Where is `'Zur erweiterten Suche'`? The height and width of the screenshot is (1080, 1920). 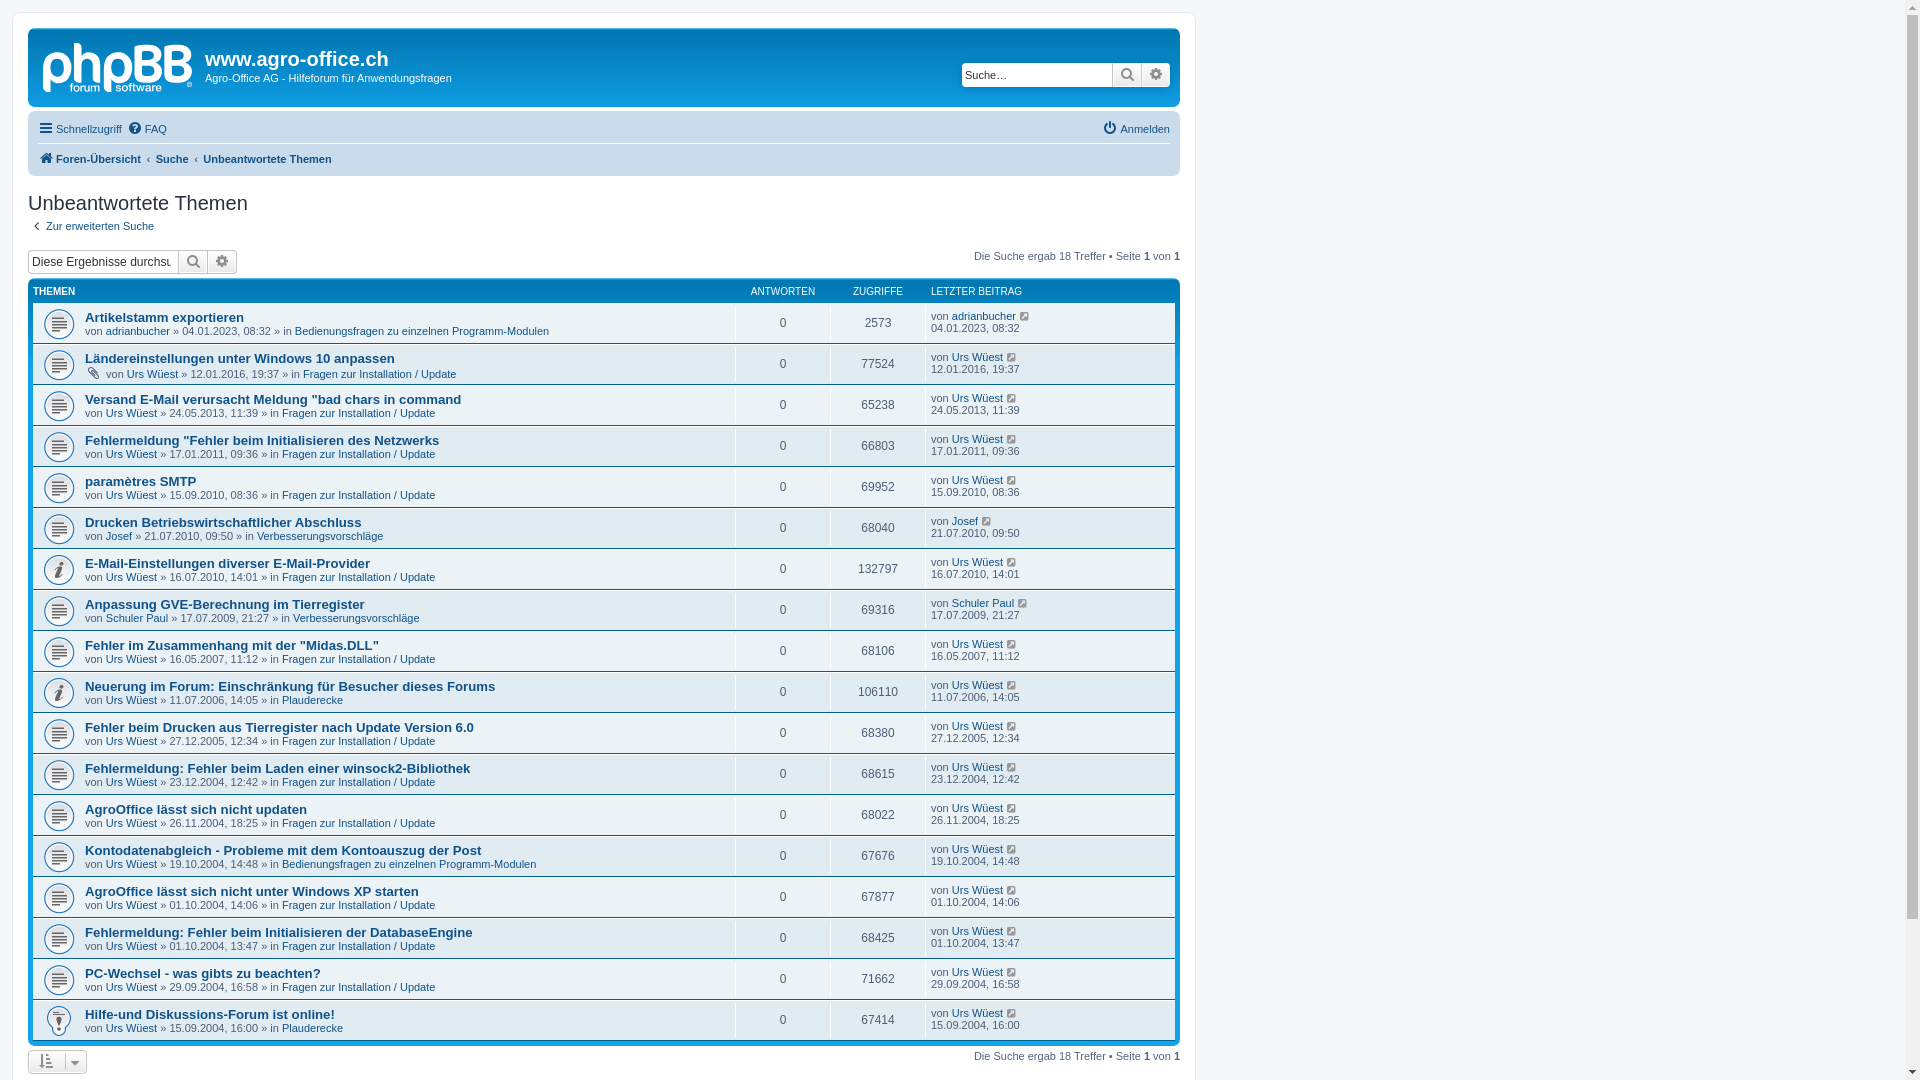 'Zur erweiterten Suche' is located at coordinates (90, 225).